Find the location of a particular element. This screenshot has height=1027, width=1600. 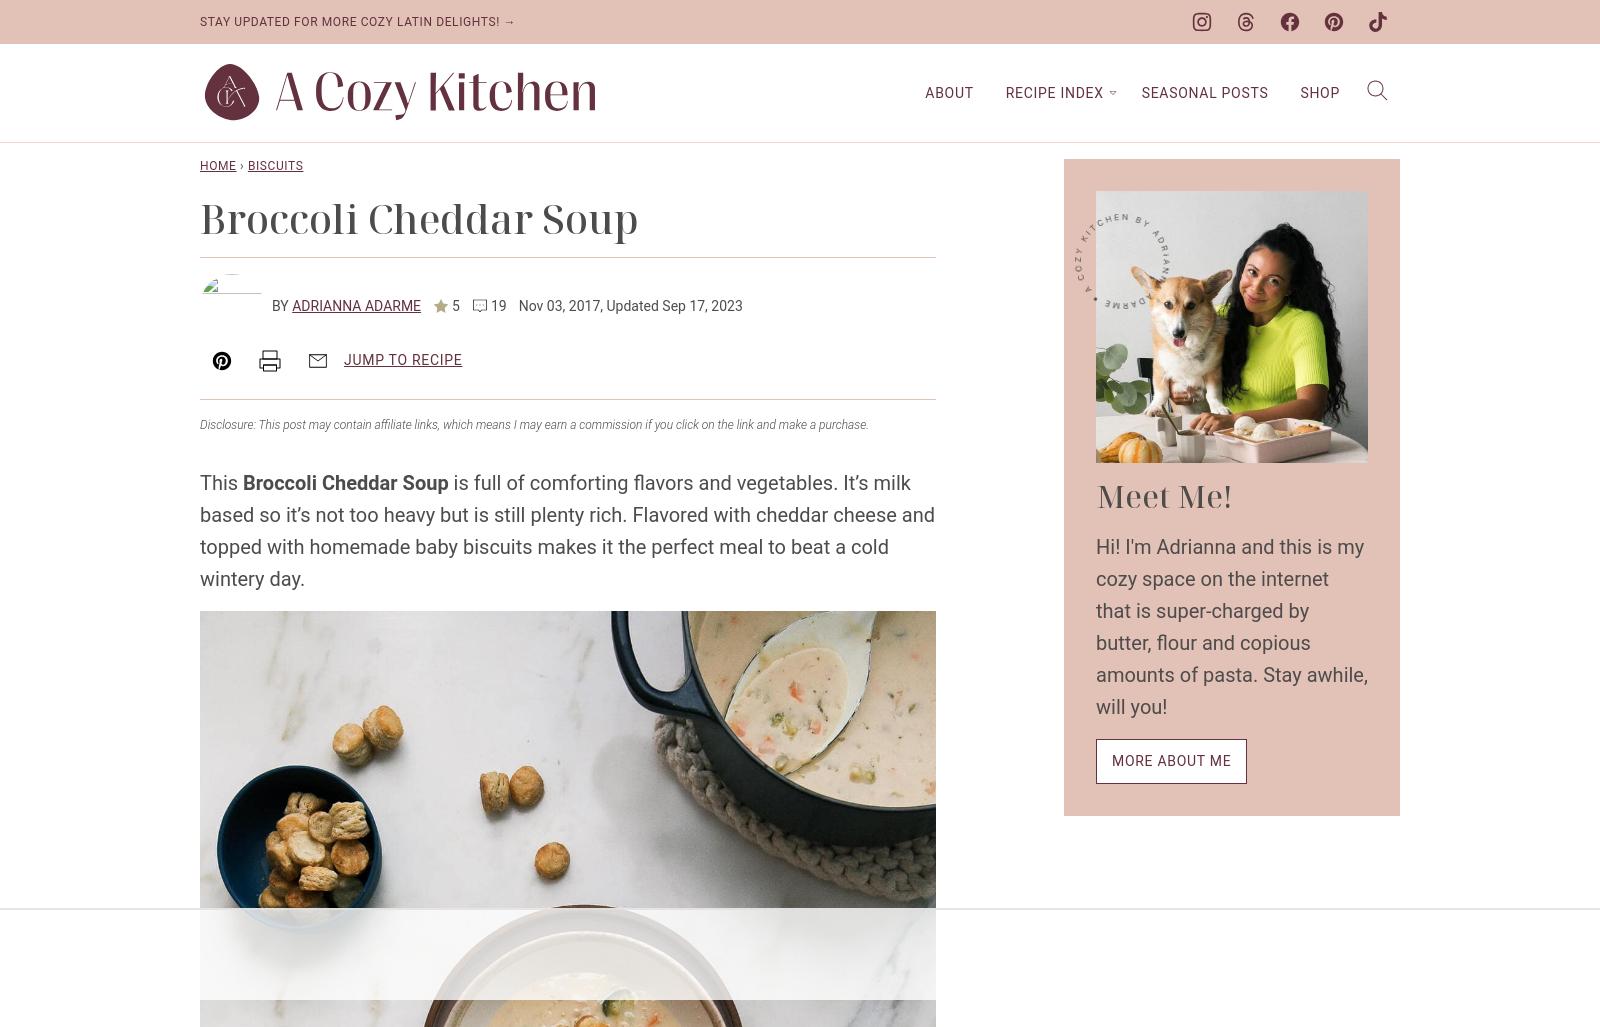

'Jump to Recipe' is located at coordinates (402, 359).